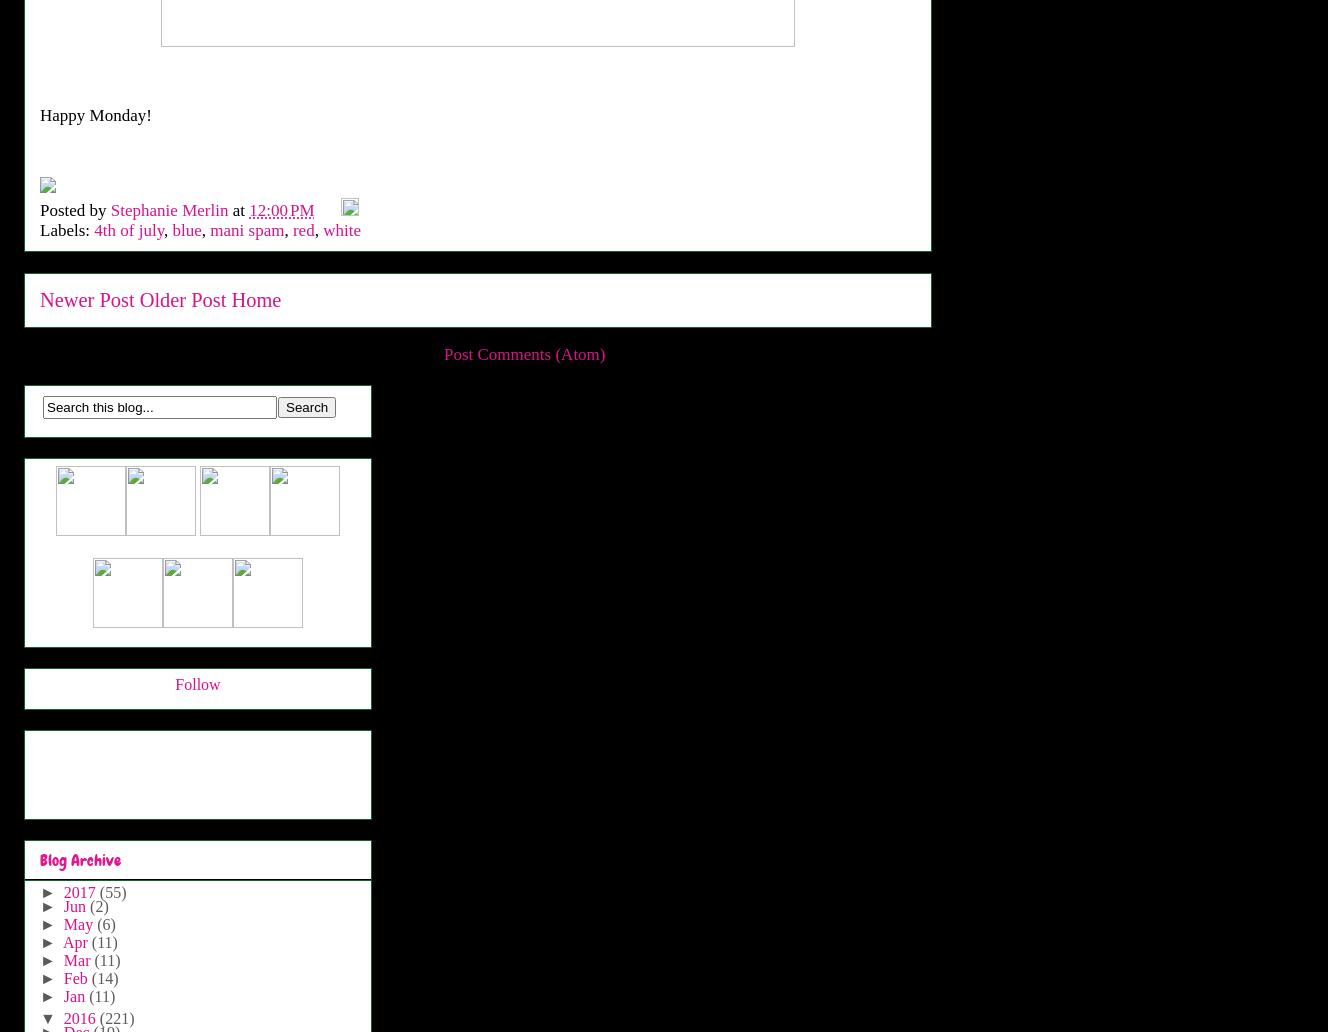  Describe the element at coordinates (292, 229) in the screenshot. I see `'red'` at that location.